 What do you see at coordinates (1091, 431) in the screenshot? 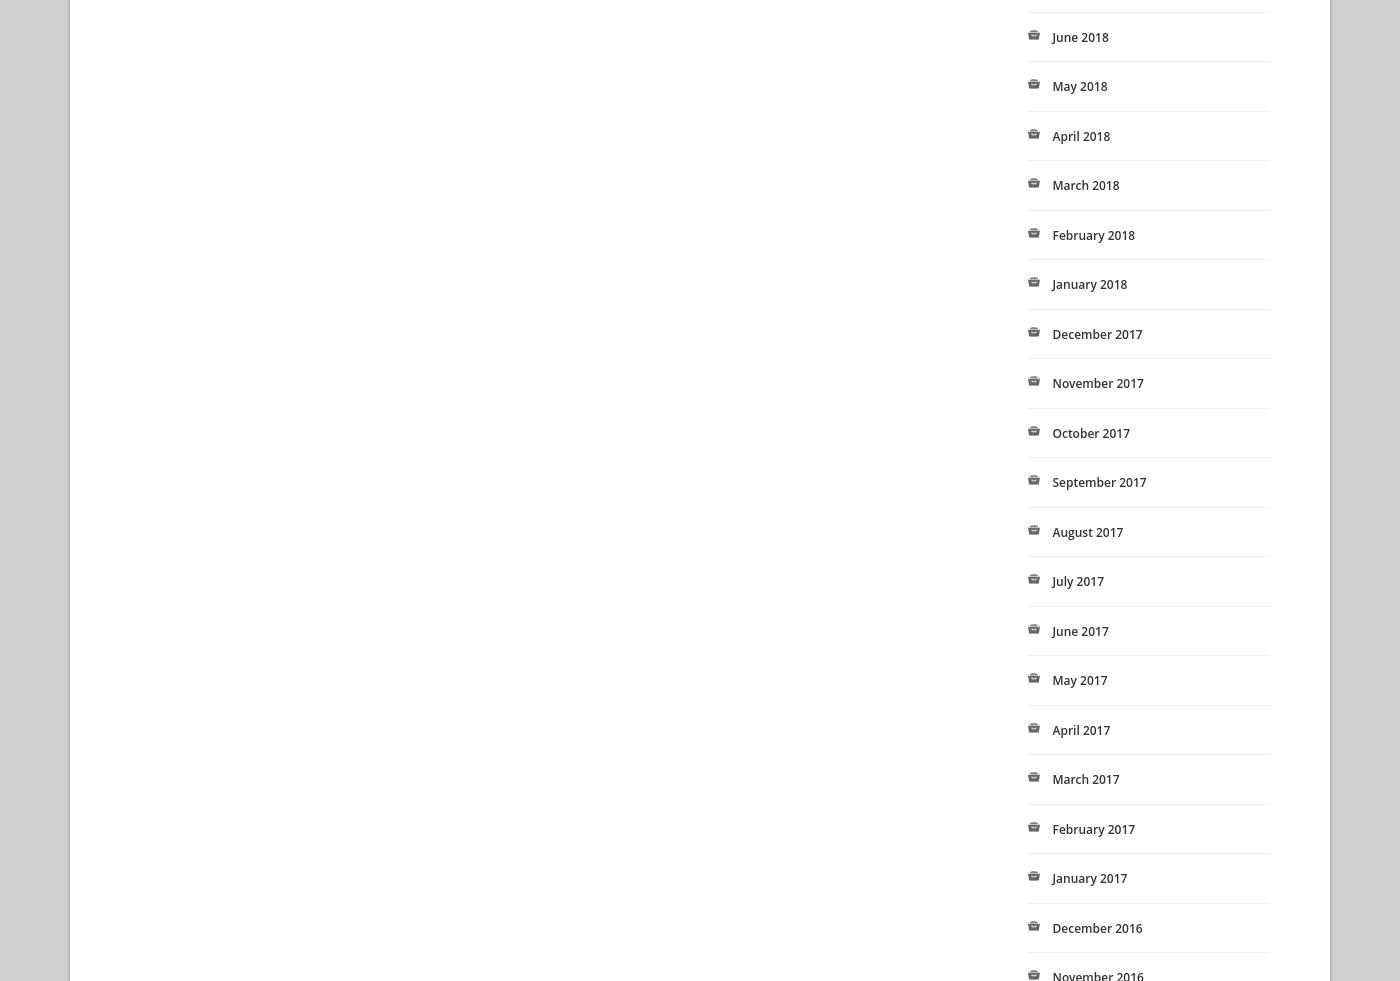
I see `'October 2017'` at bounding box center [1091, 431].